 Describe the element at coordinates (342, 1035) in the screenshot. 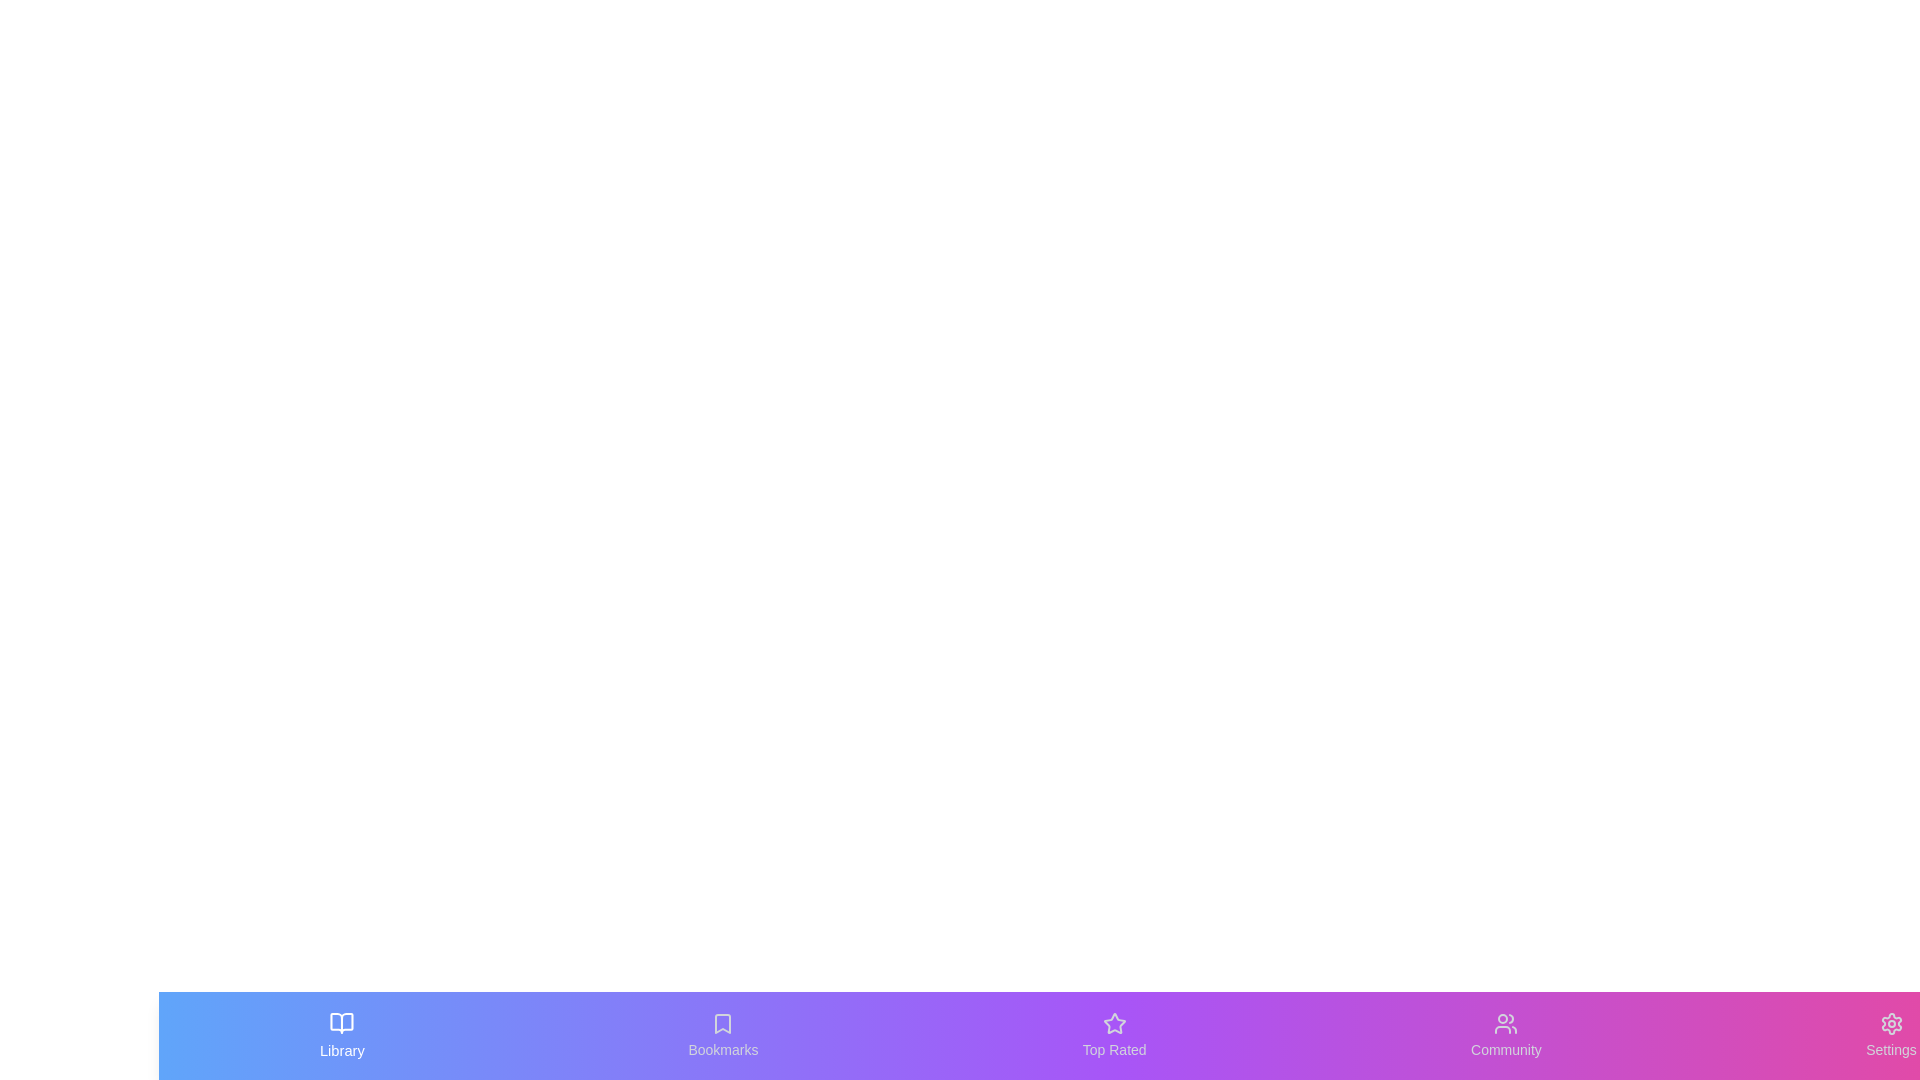

I see `the Library tab by clicking its button` at that location.